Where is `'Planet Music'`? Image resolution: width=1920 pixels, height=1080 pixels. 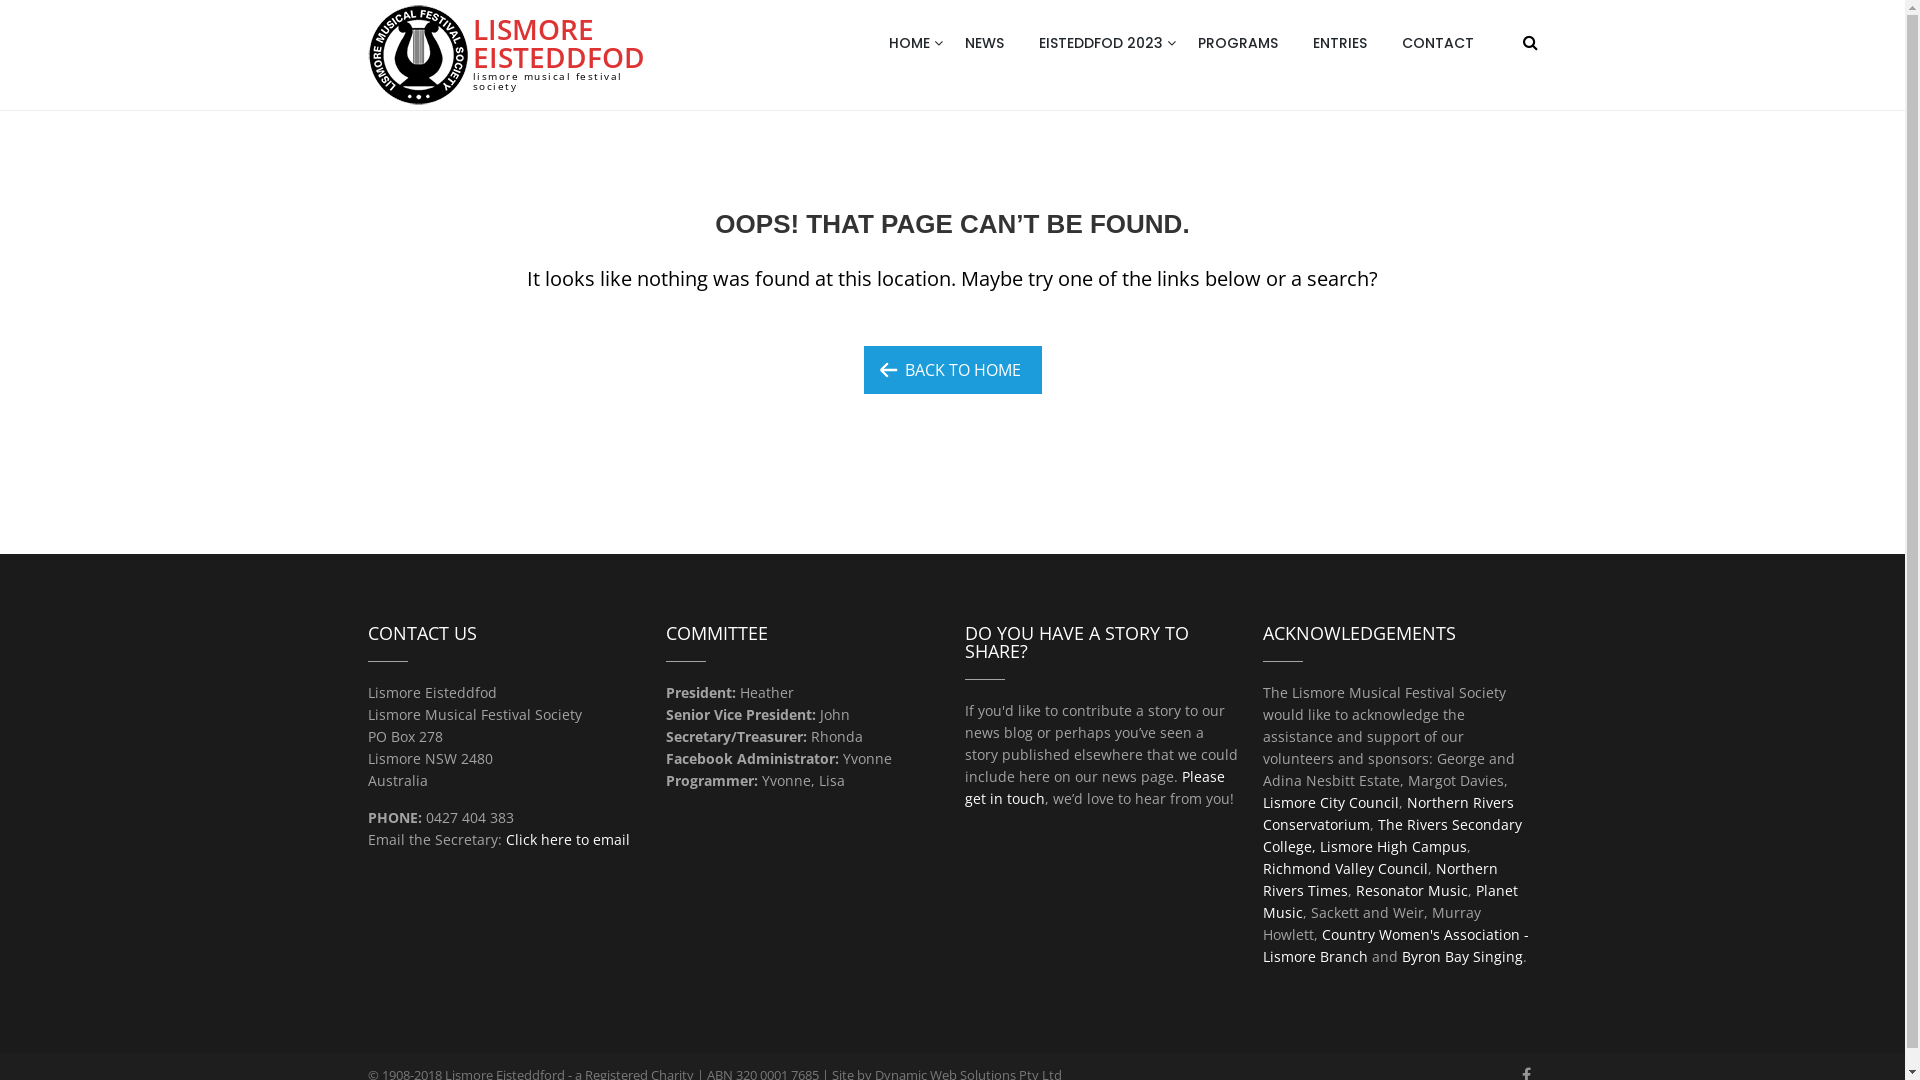 'Planet Music' is located at coordinates (1389, 901).